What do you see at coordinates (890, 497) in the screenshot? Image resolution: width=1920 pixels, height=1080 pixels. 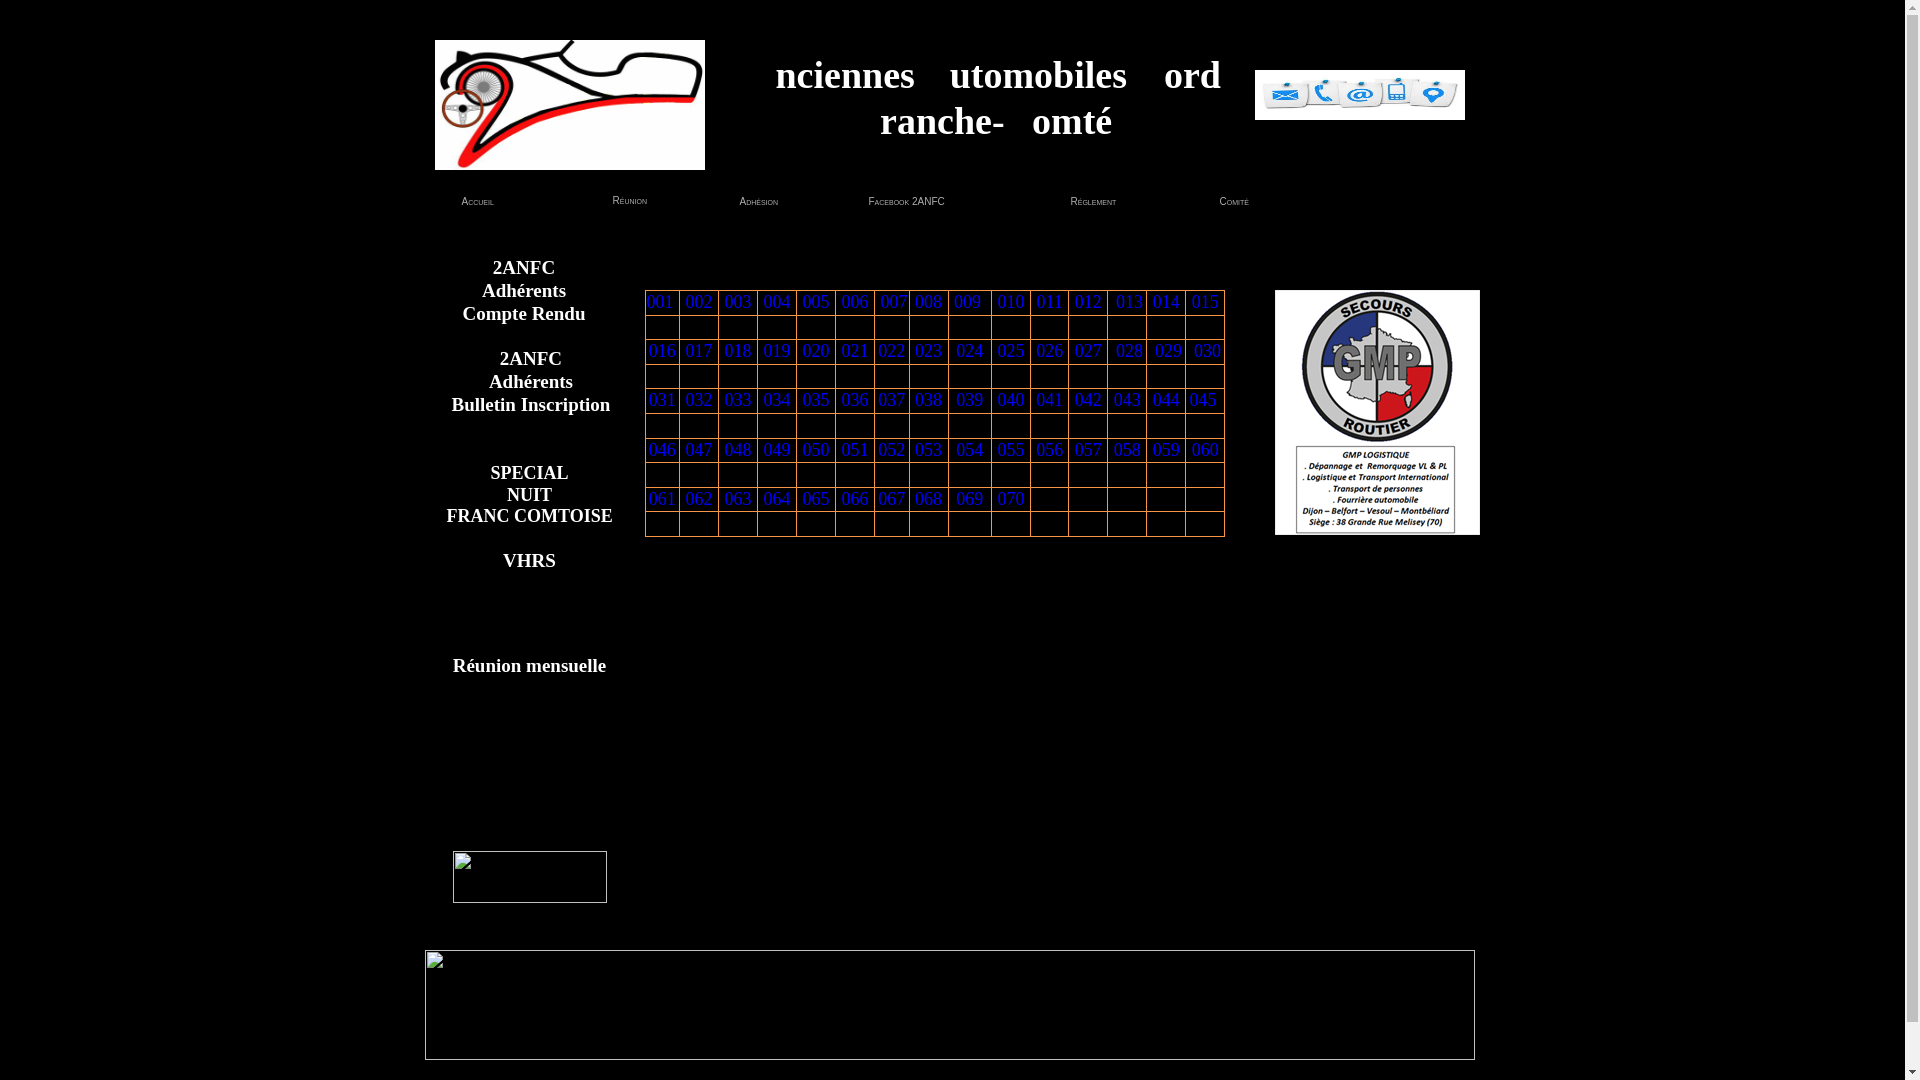 I see `'067'` at bounding box center [890, 497].